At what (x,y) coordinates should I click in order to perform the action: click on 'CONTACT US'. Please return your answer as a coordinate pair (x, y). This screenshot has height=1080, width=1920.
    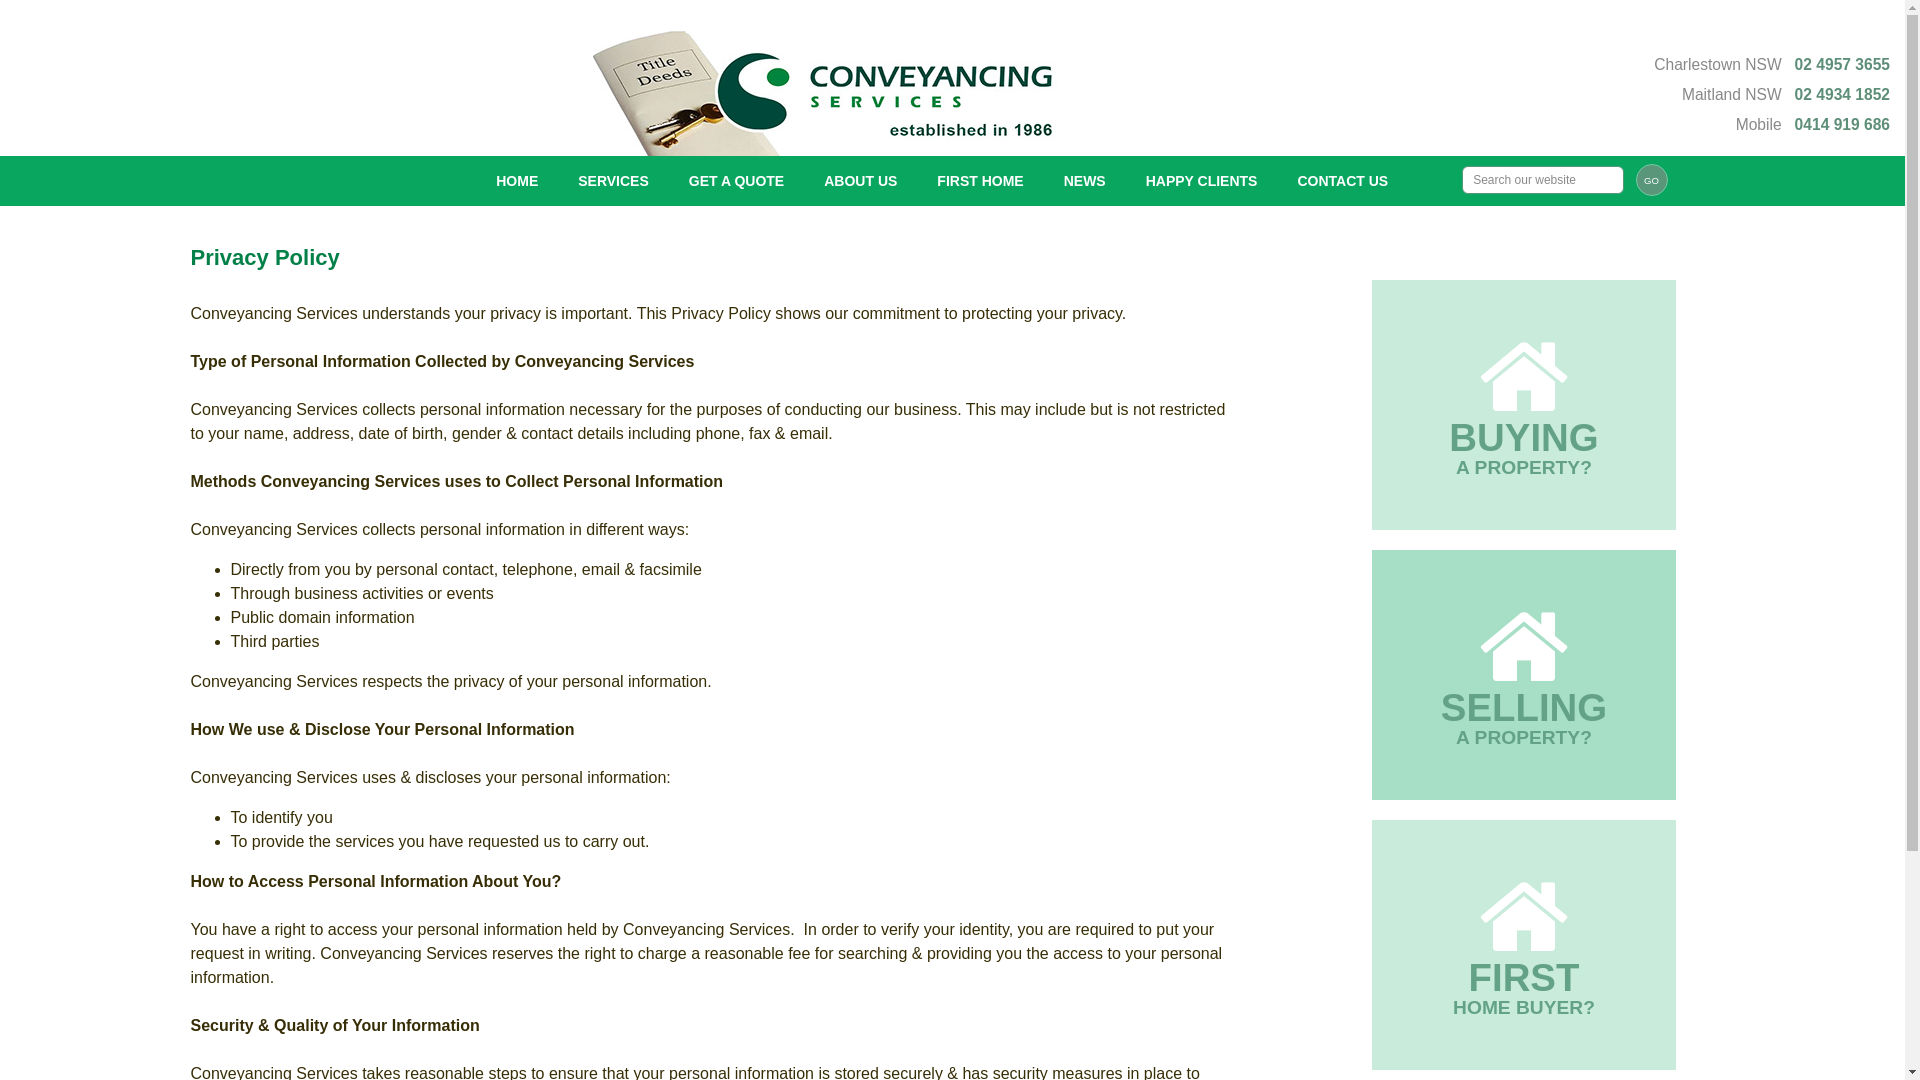
    Looking at the image, I should click on (1342, 181).